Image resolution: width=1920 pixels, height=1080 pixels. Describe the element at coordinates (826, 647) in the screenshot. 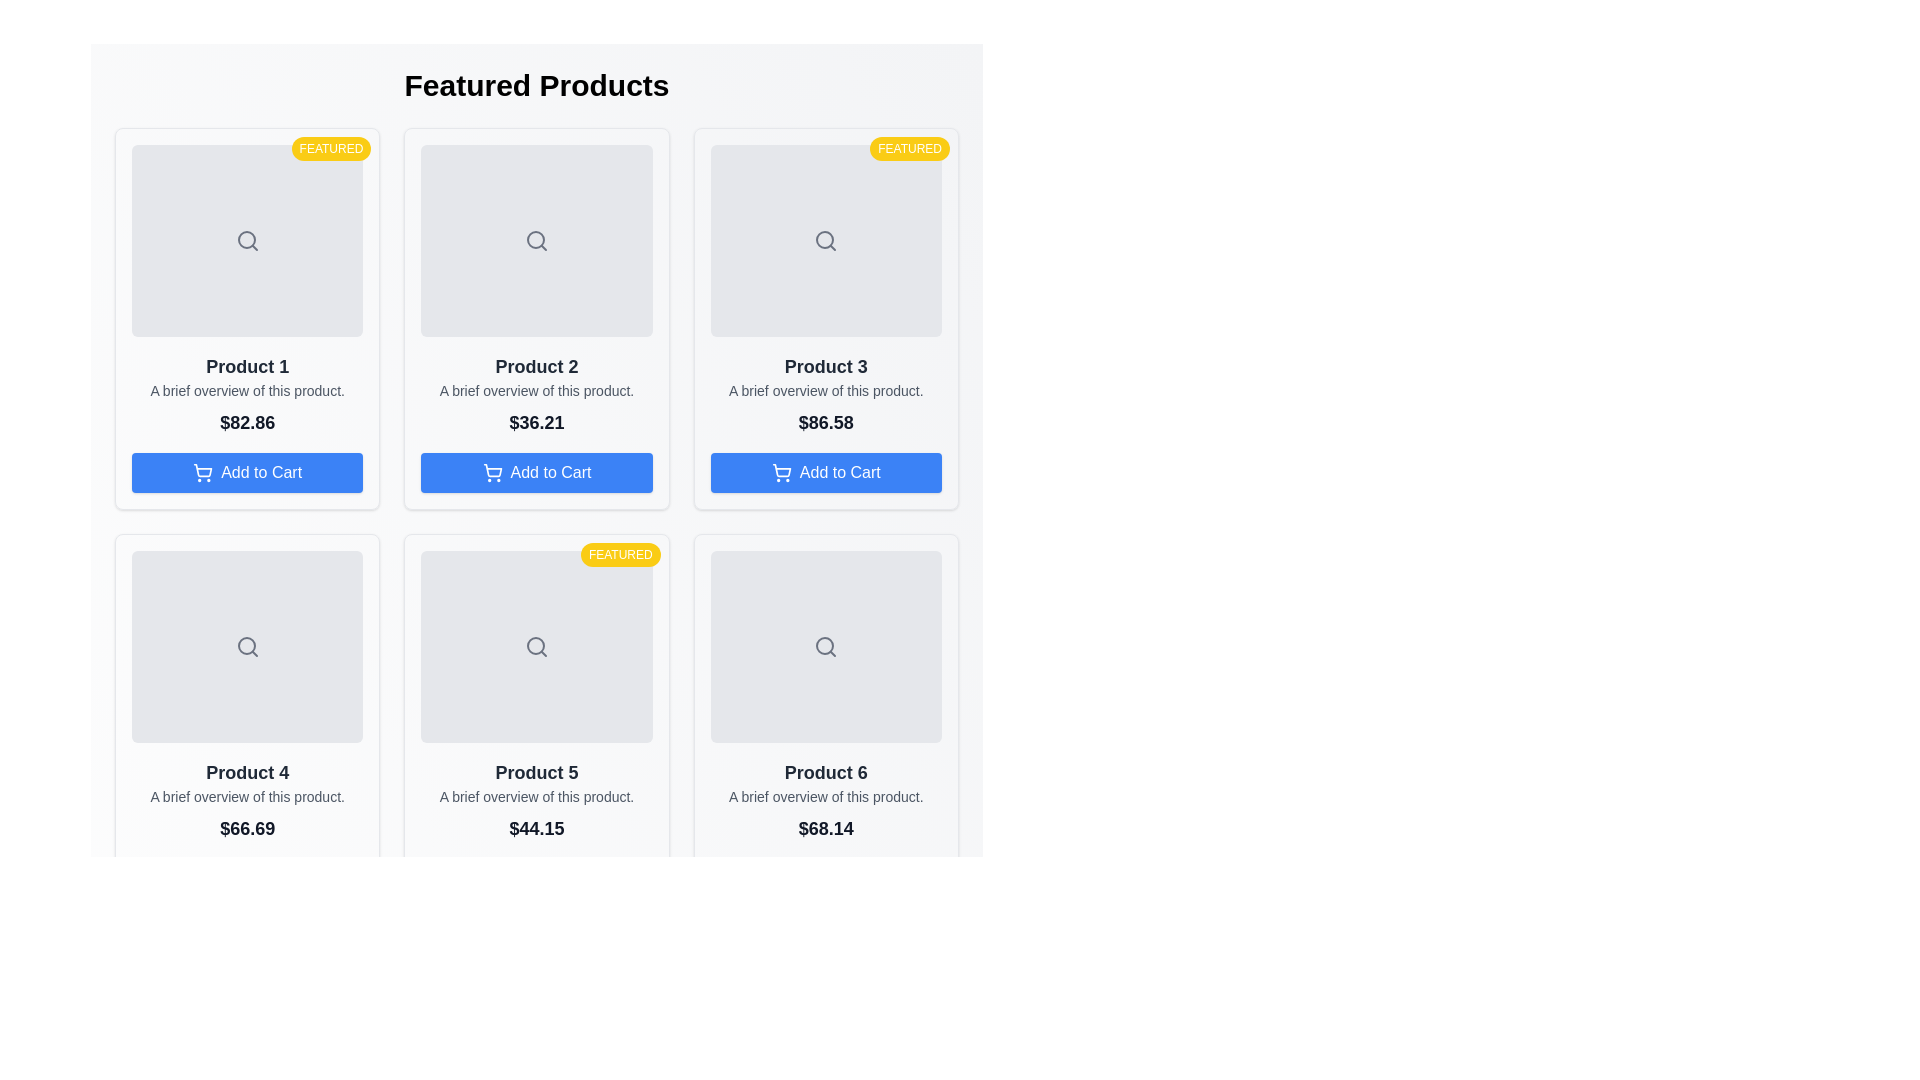

I see `the gray square image placeholder with a magnifying glass icon located in the bottom-right of the 'Product 6' product card` at that location.